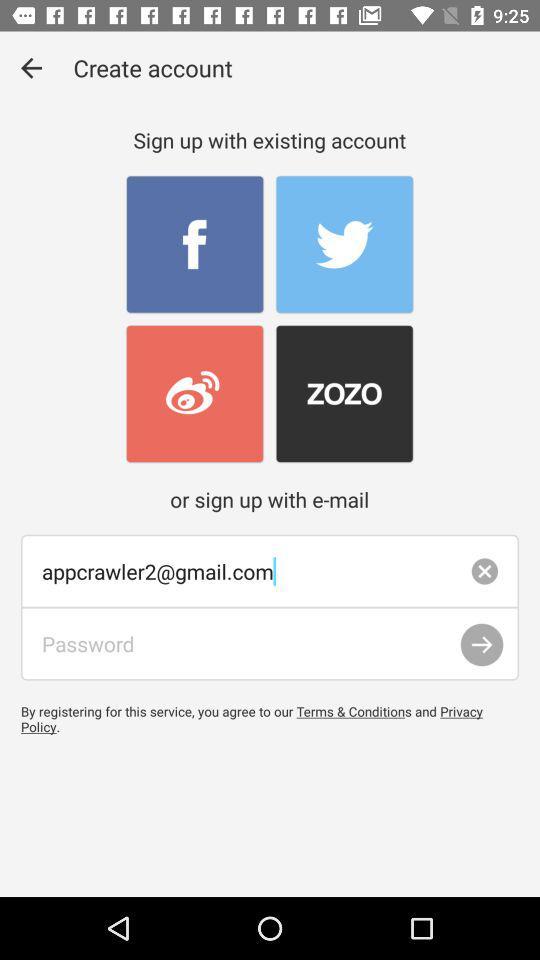 The height and width of the screenshot is (960, 540). I want to click on the item to the left of the create account item, so click(30, 68).